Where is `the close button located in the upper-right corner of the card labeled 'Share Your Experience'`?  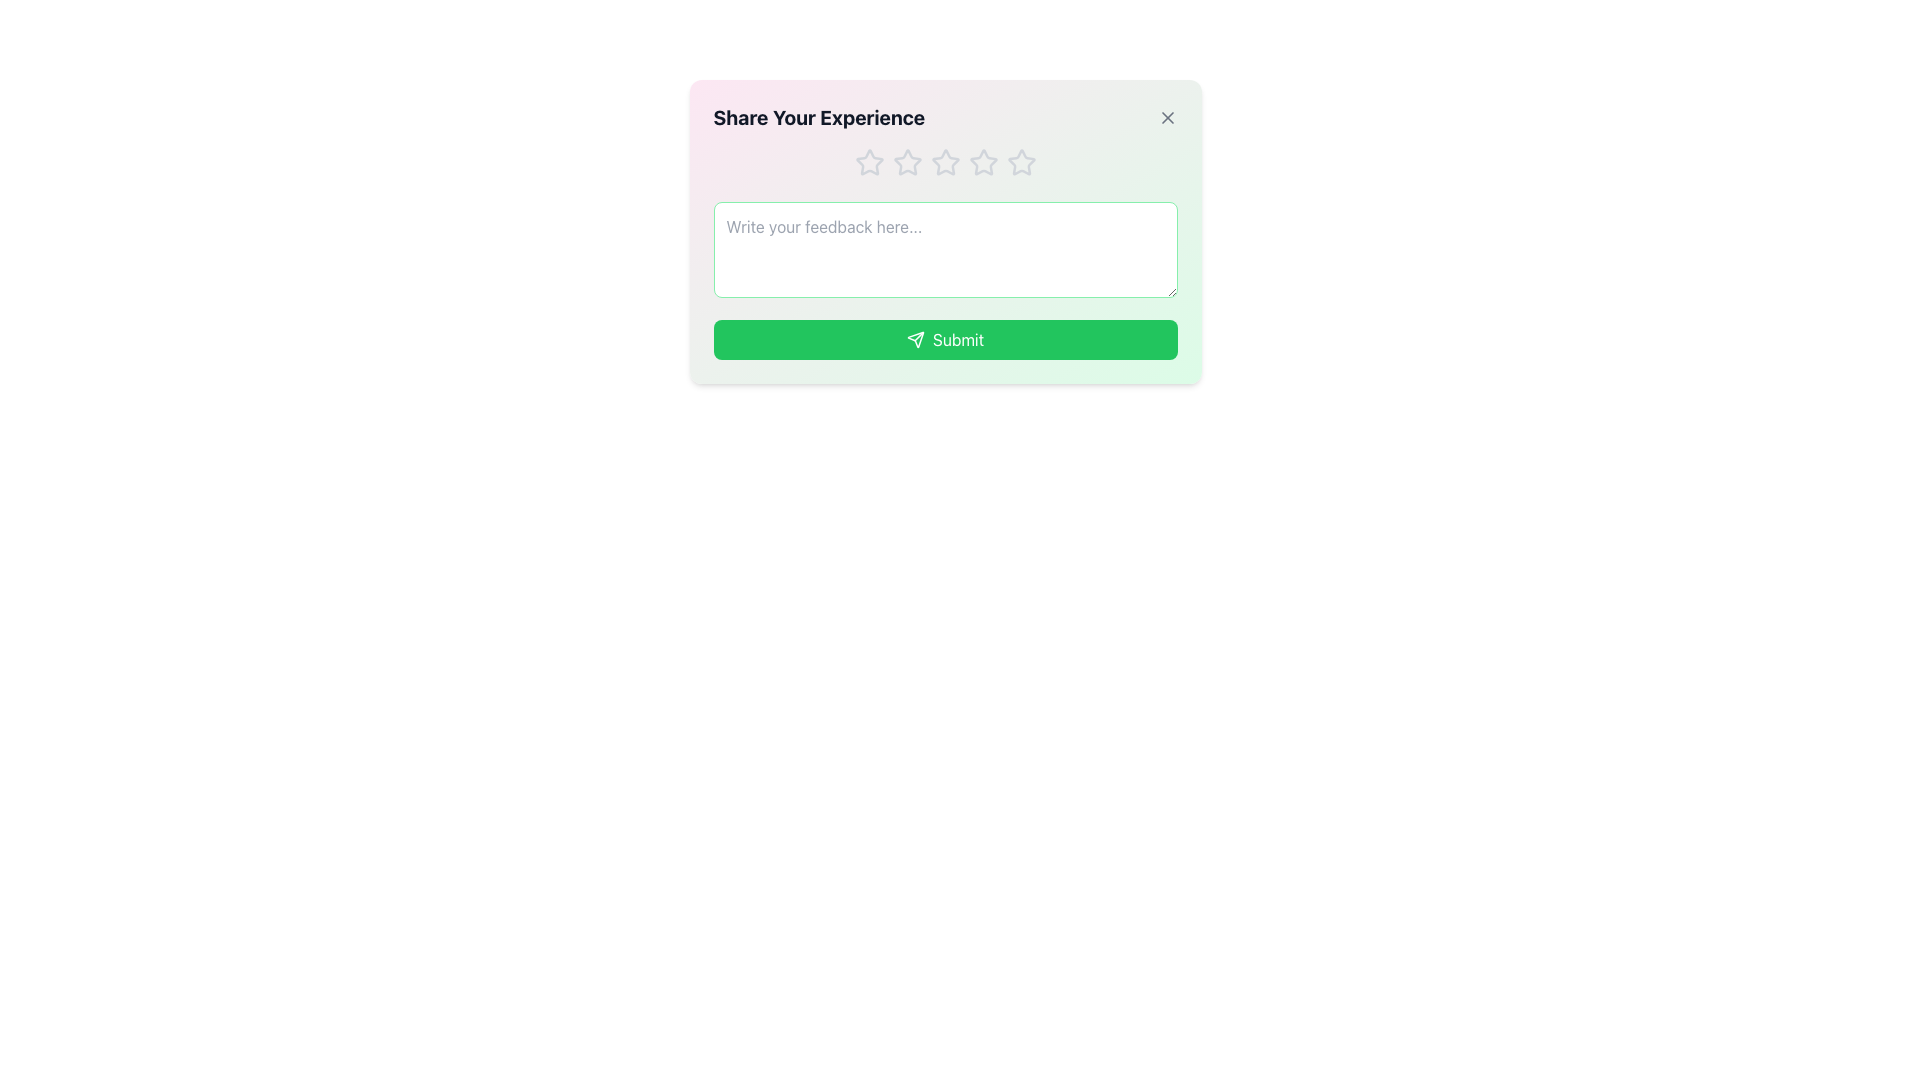
the close button located in the upper-right corner of the card labeled 'Share Your Experience' is located at coordinates (1167, 118).